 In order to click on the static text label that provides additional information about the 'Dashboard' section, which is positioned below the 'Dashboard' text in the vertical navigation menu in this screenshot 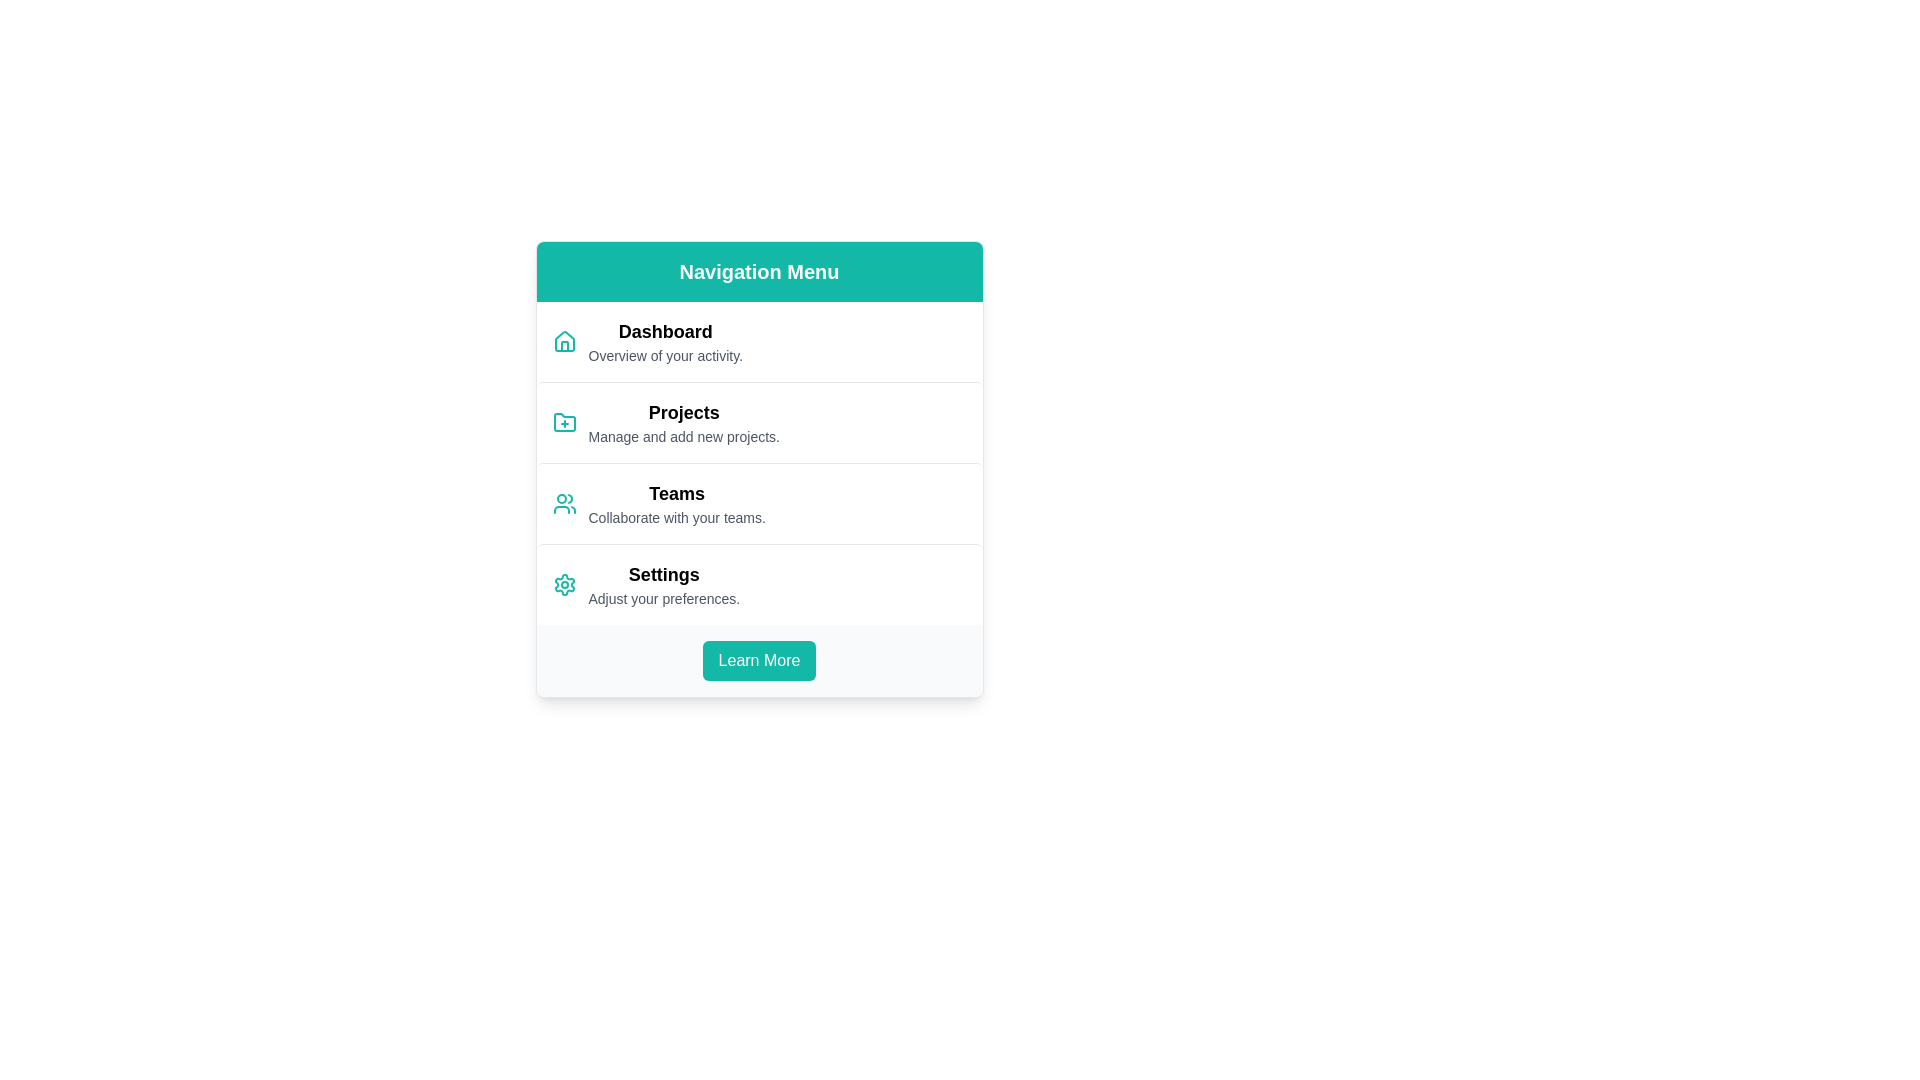, I will do `click(665, 354)`.